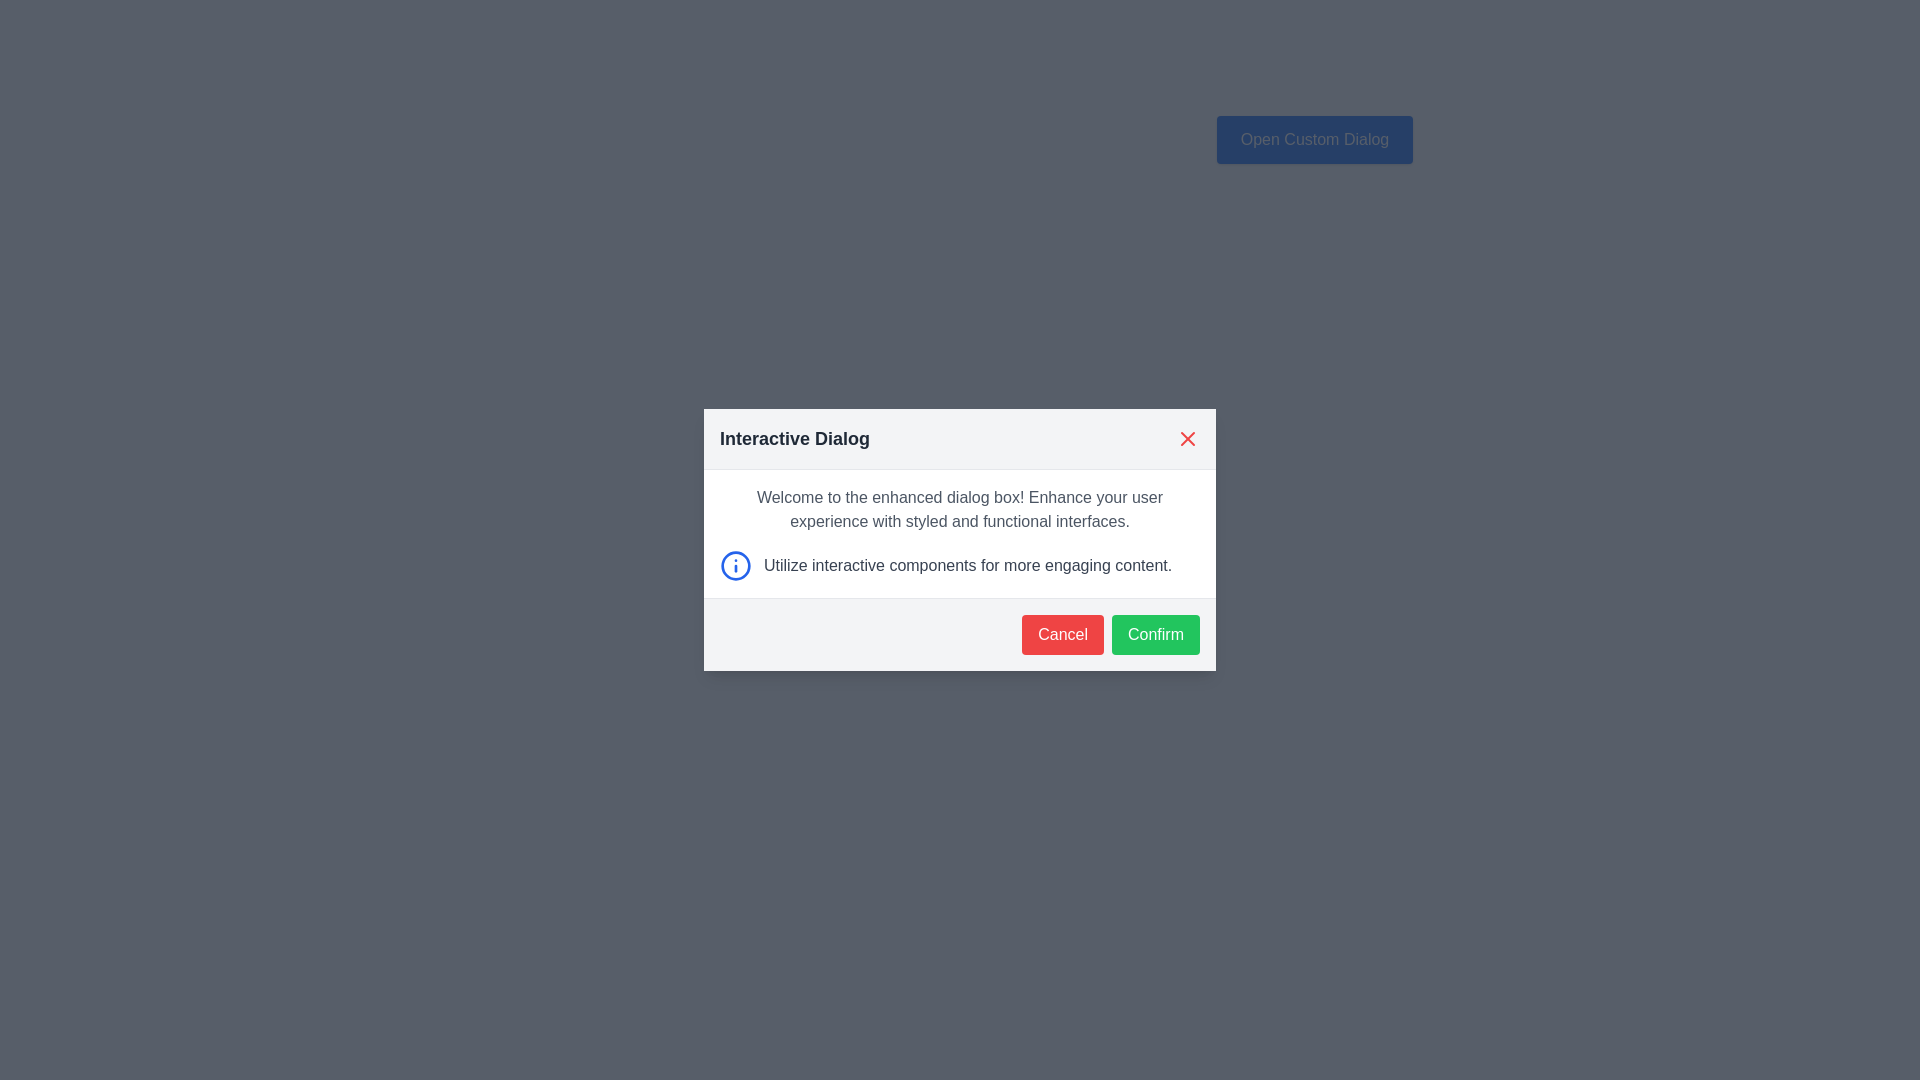 The width and height of the screenshot is (1920, 1080). I want to click on the interactive button located above the main dialog box, so click(1315, 138).